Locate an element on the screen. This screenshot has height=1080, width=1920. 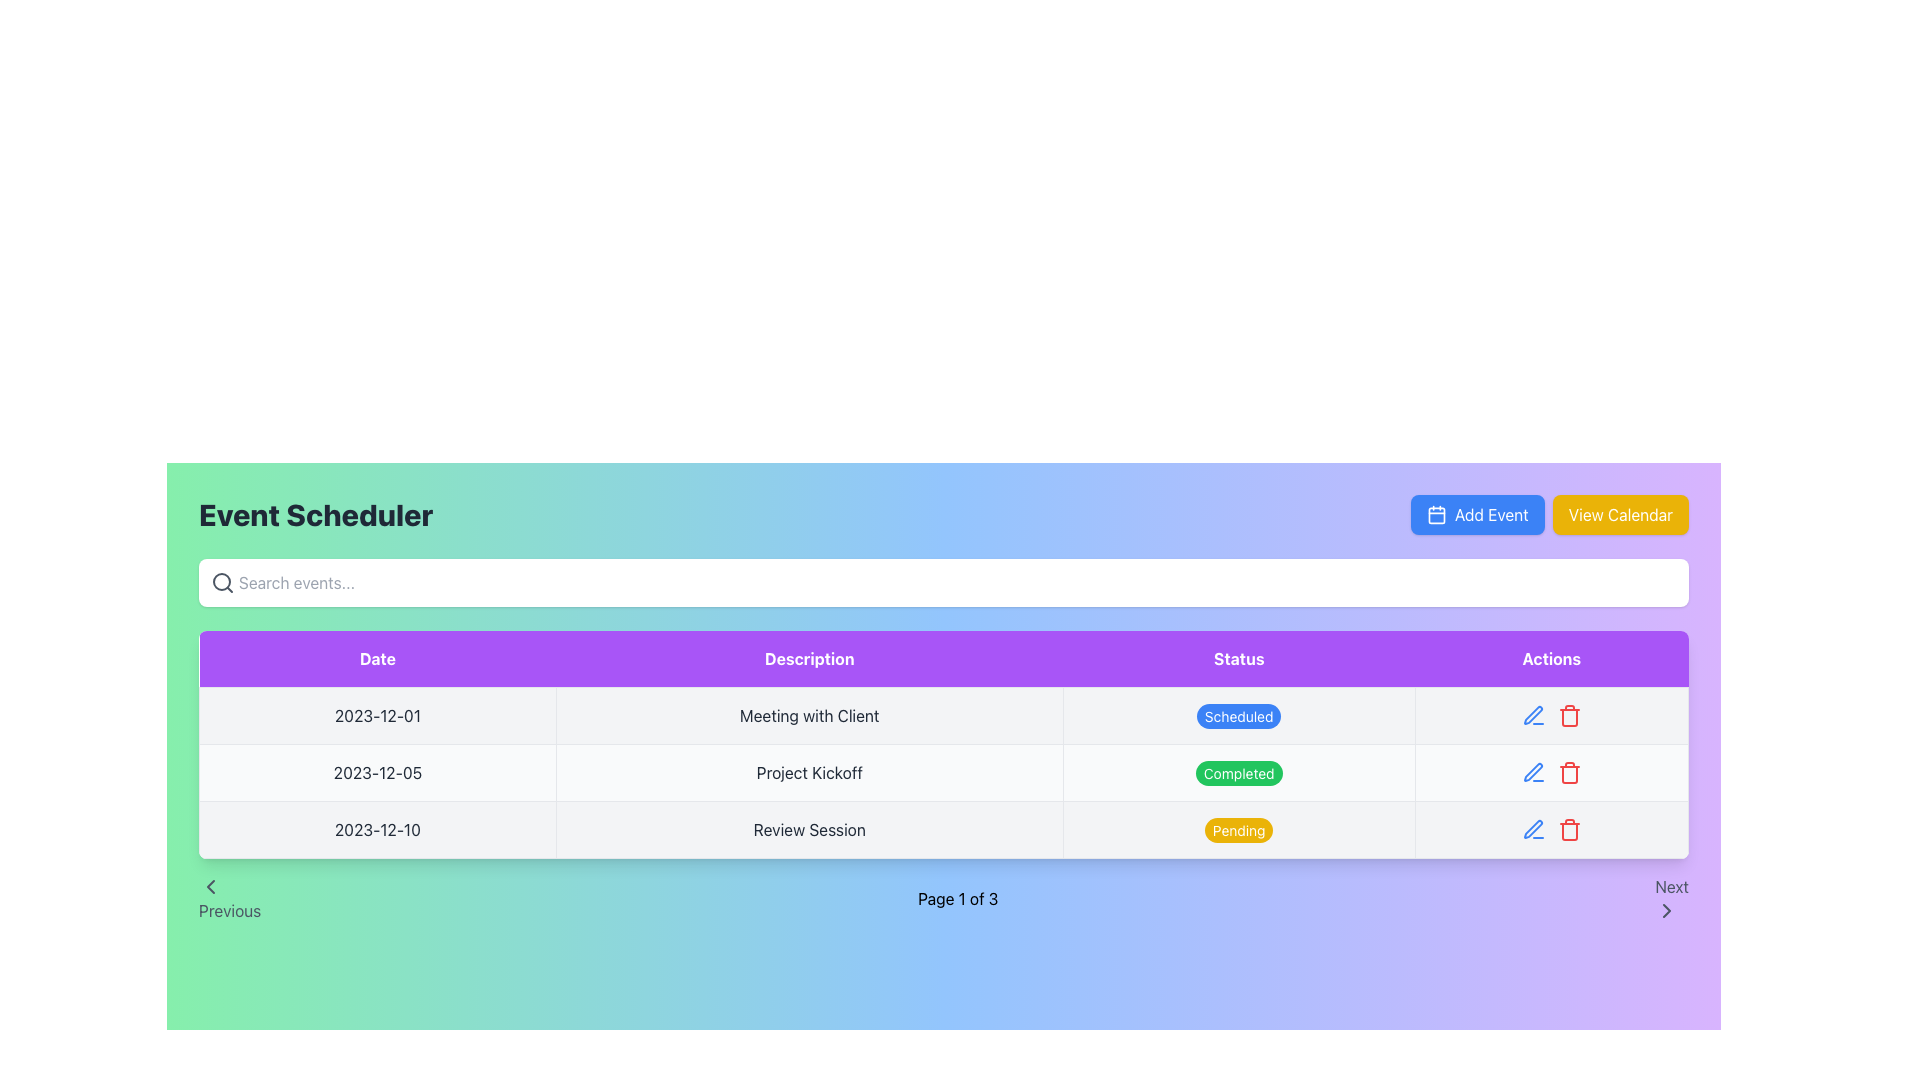
the 'Completed' status label in the 'Status' column of the table row for 'Project Kickoff' is located at coordinates (1238, 771).